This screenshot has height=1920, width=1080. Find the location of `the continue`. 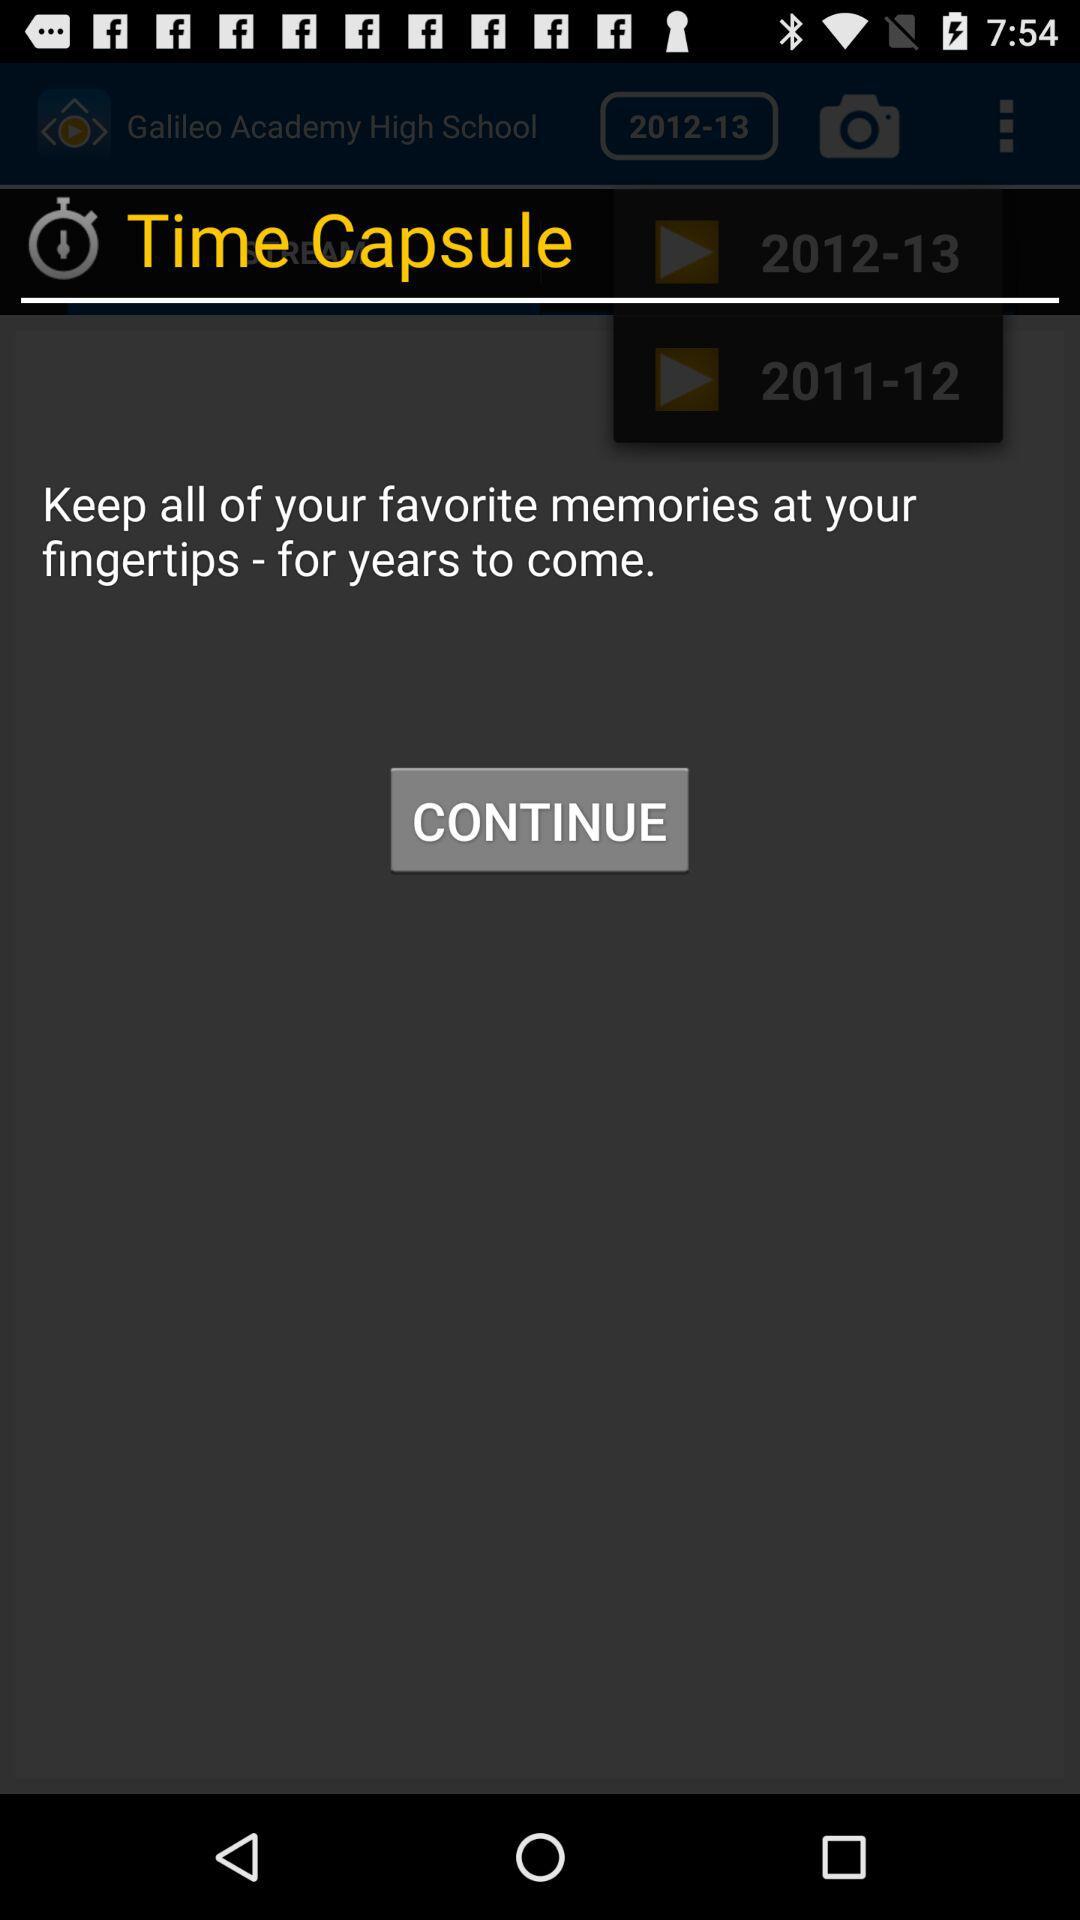

the continue is located at coordinates (538, 820).